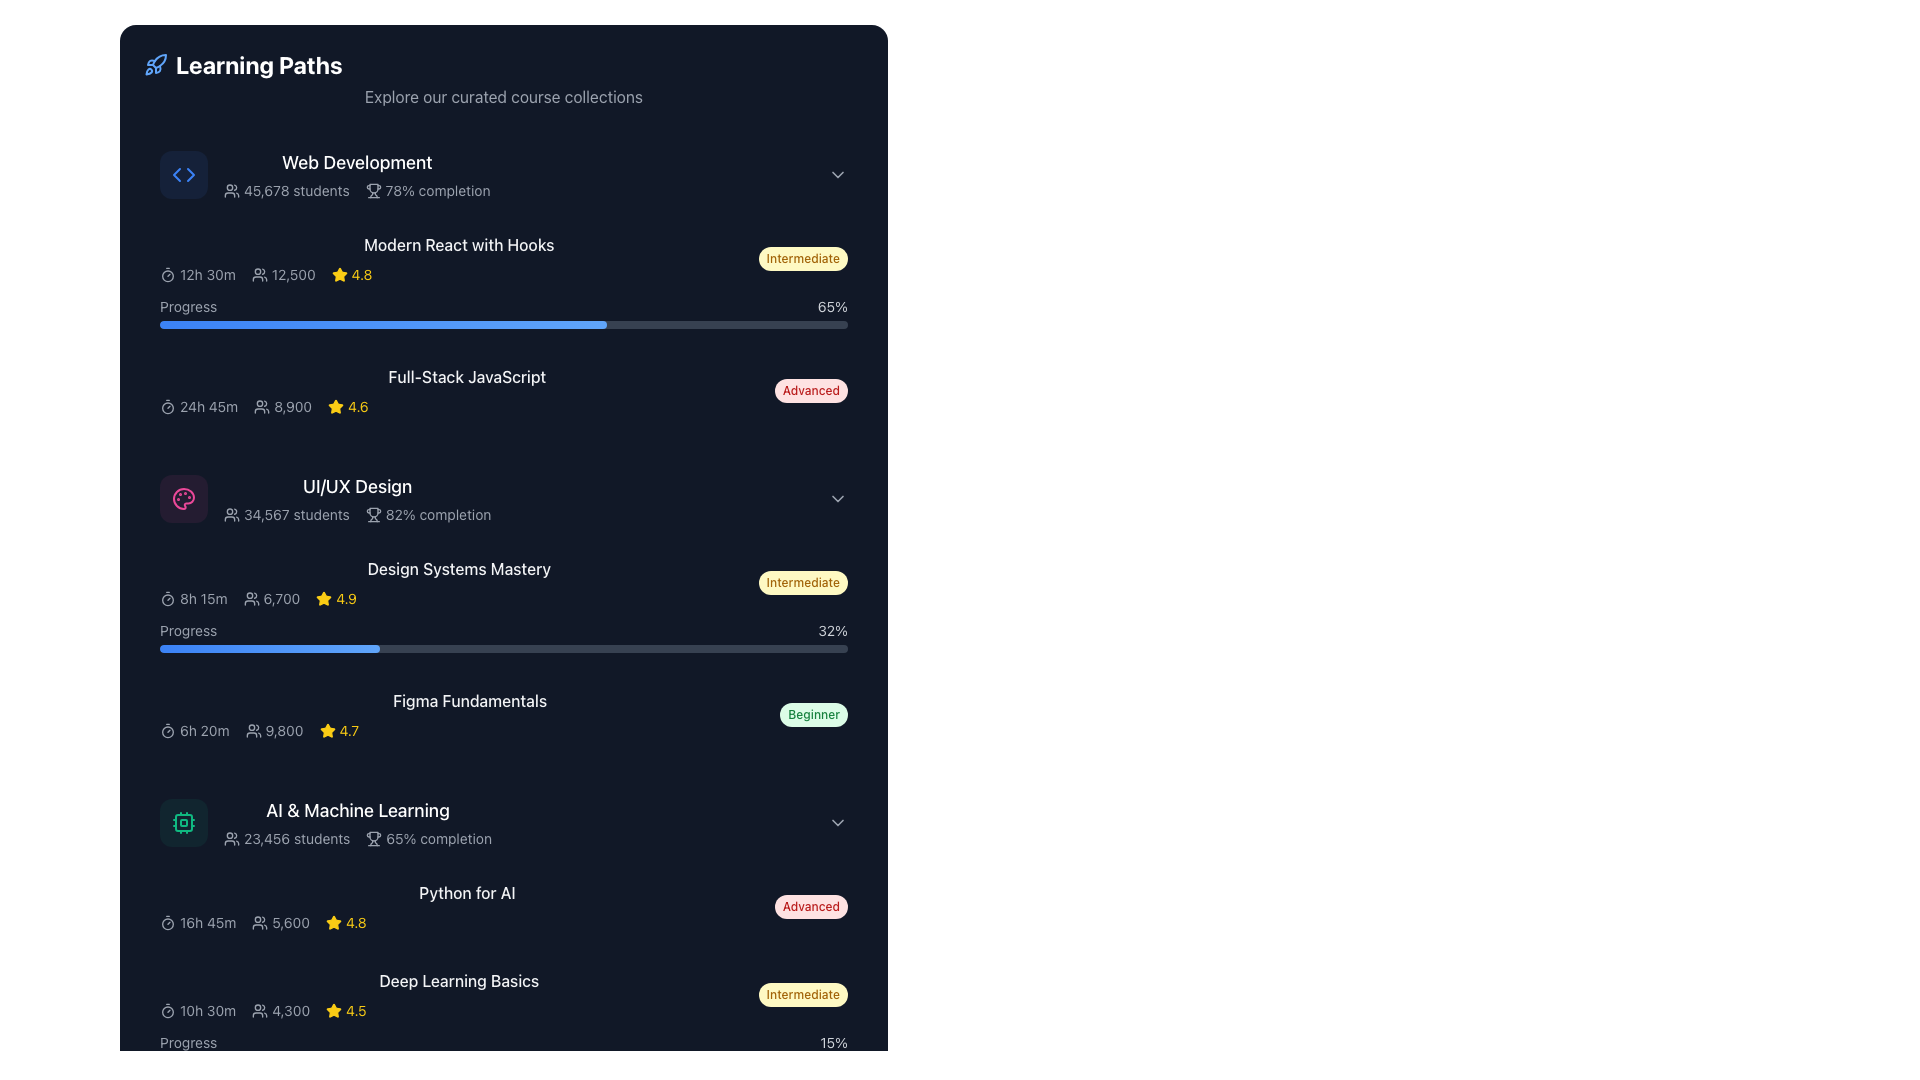 This screenshot has width=1920, height=1080. Describe the element at coordinates (177, 173) in the screenshot. I see `the left-oriented arrow icon located at the left edge of the Web Development section` at that location.